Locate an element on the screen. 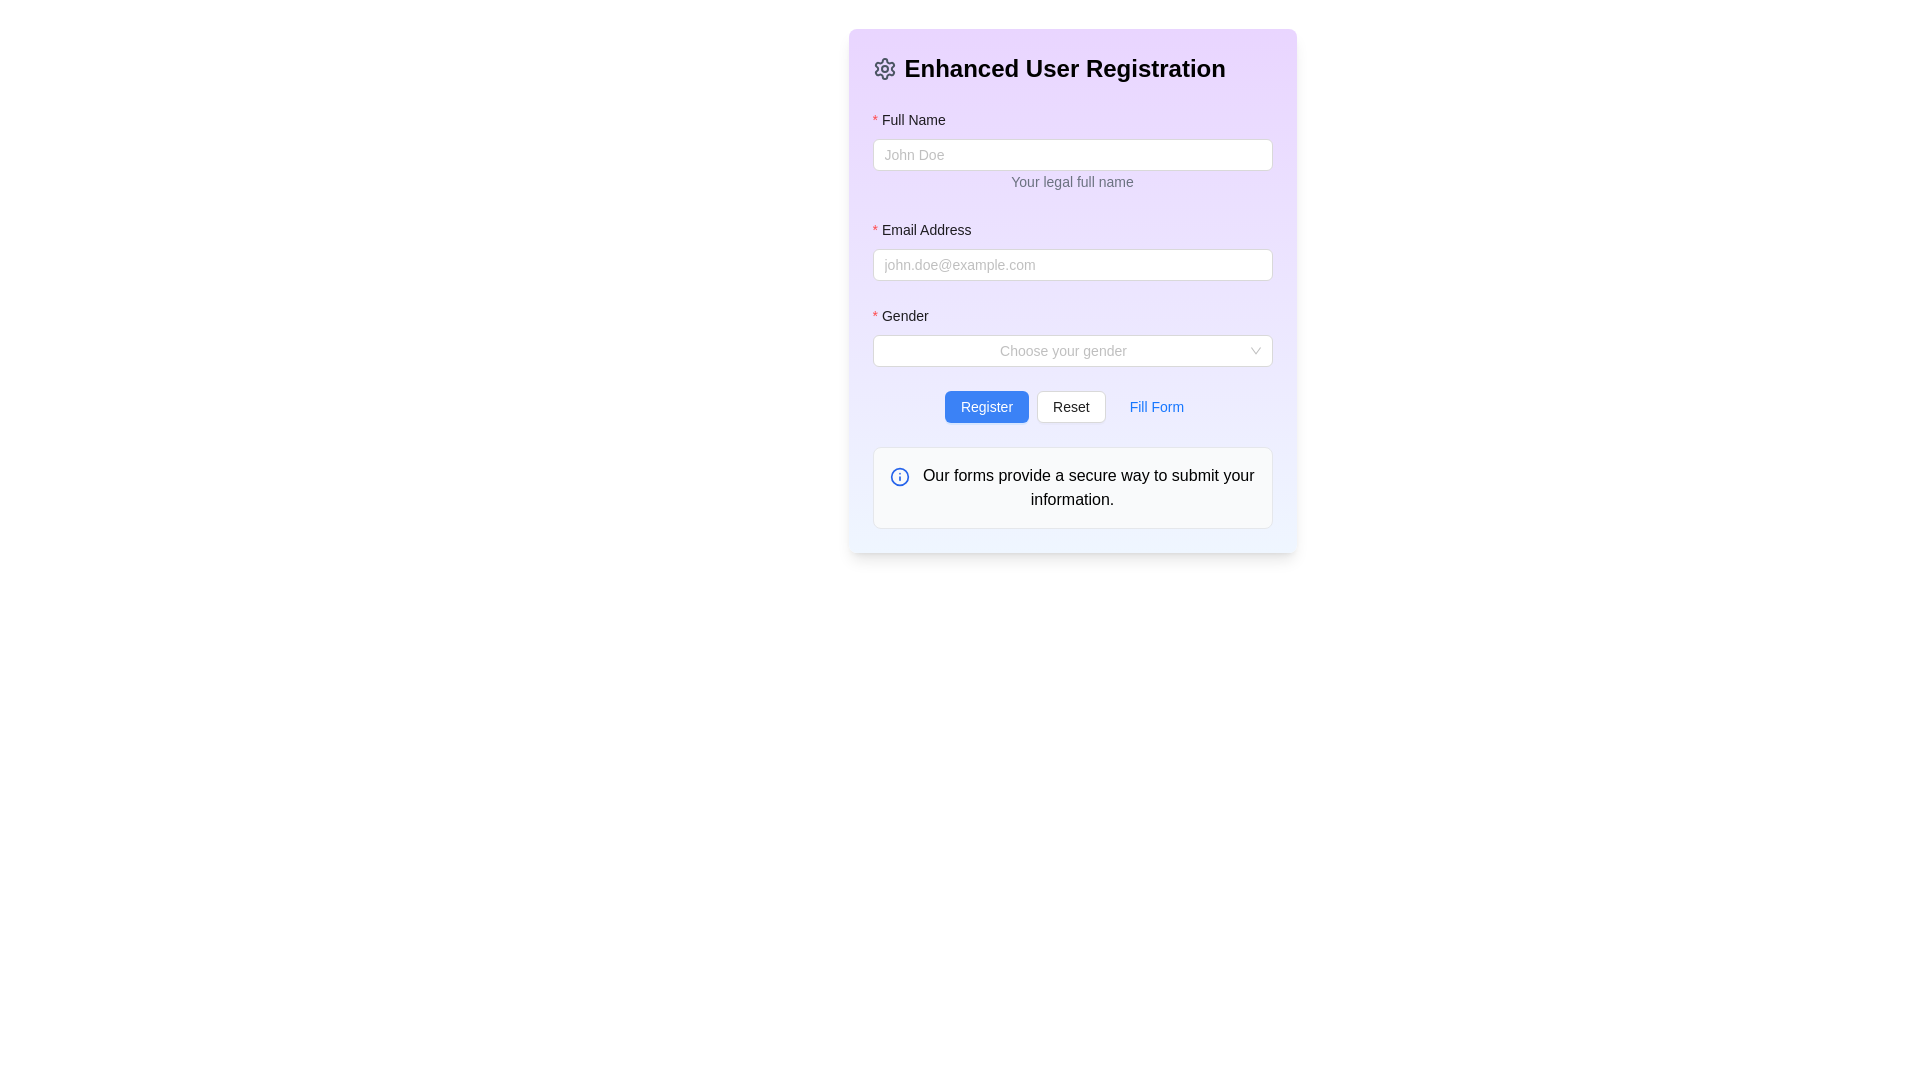 Image resolution: width=1920 pixels, height=1080 pixels. the SVG circle icon that visually represents 'information' or 'security', located in the bottom section of the card next to the text 'Our forms provide a secure way to submit your information' is located at coordinates (899, 476).